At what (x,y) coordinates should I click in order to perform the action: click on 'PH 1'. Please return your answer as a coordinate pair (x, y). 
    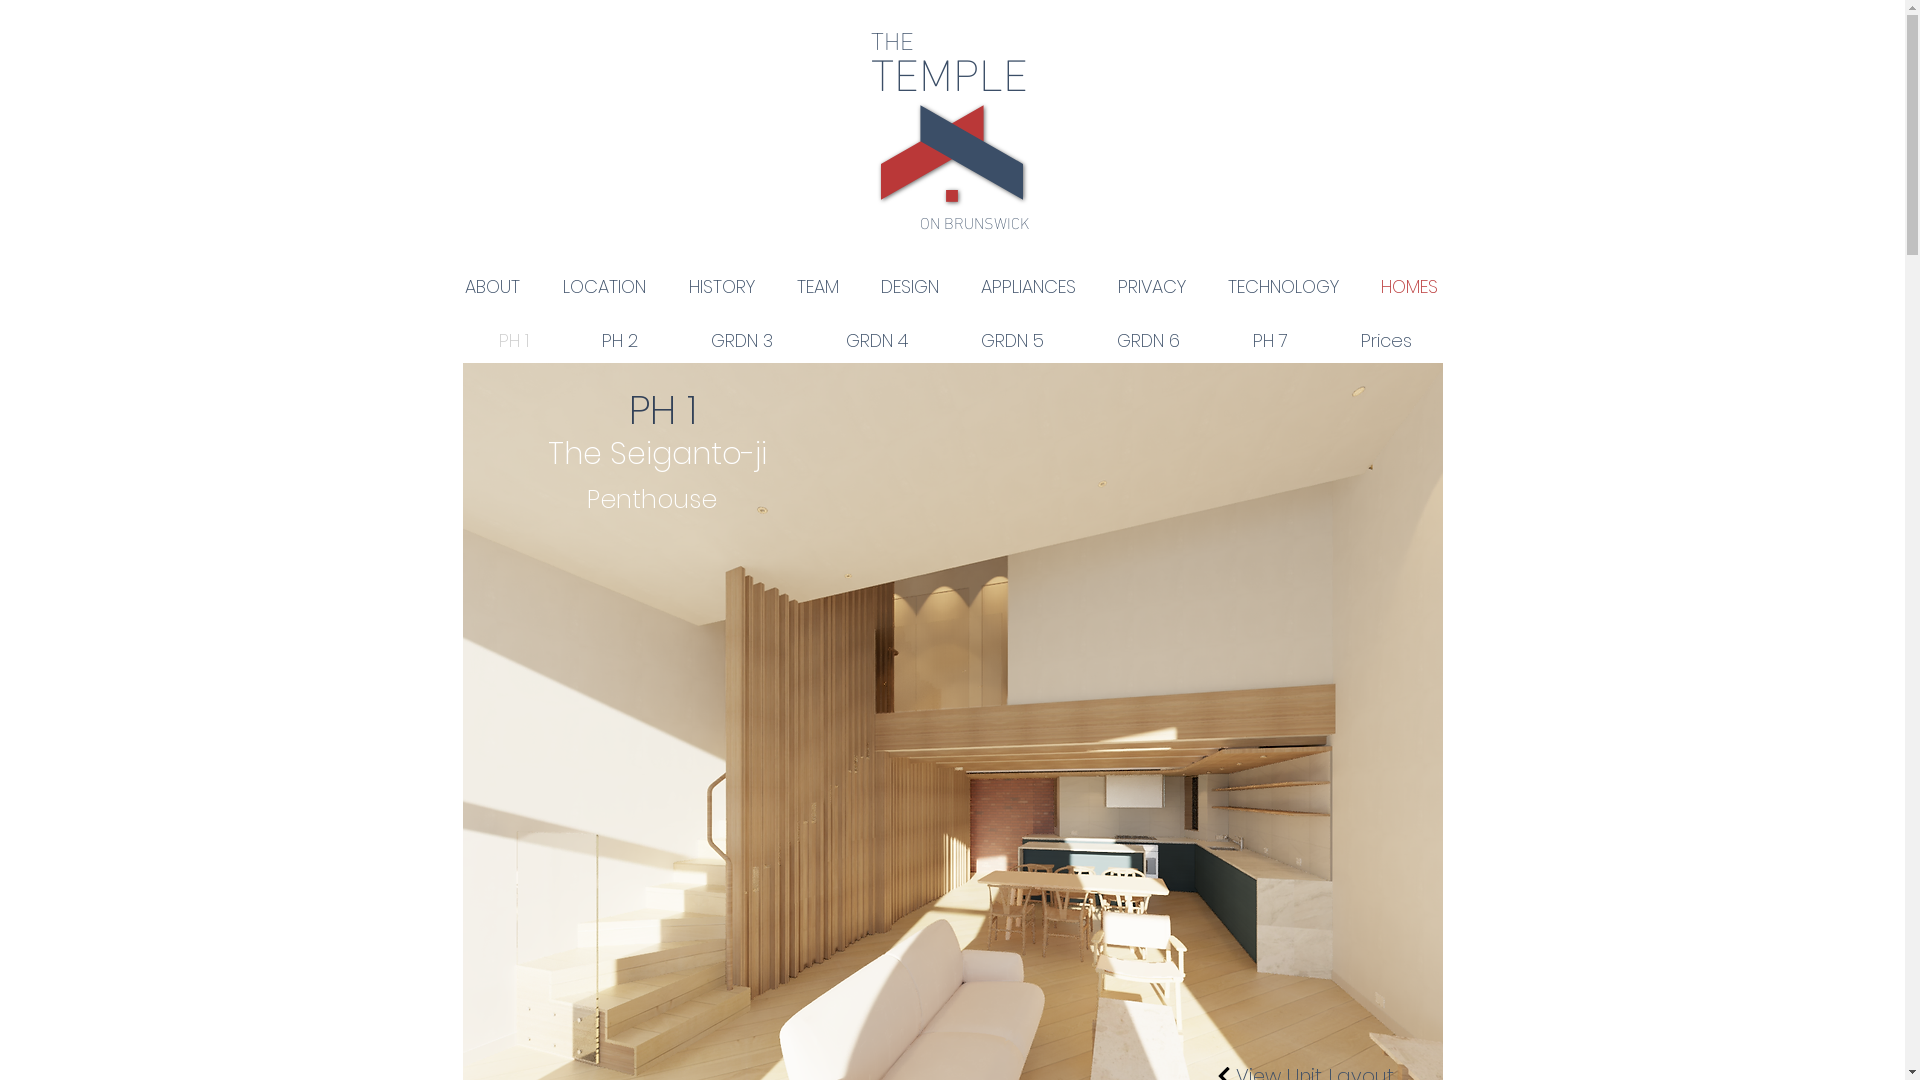
    Looking at the image, I should click on (513, 339).